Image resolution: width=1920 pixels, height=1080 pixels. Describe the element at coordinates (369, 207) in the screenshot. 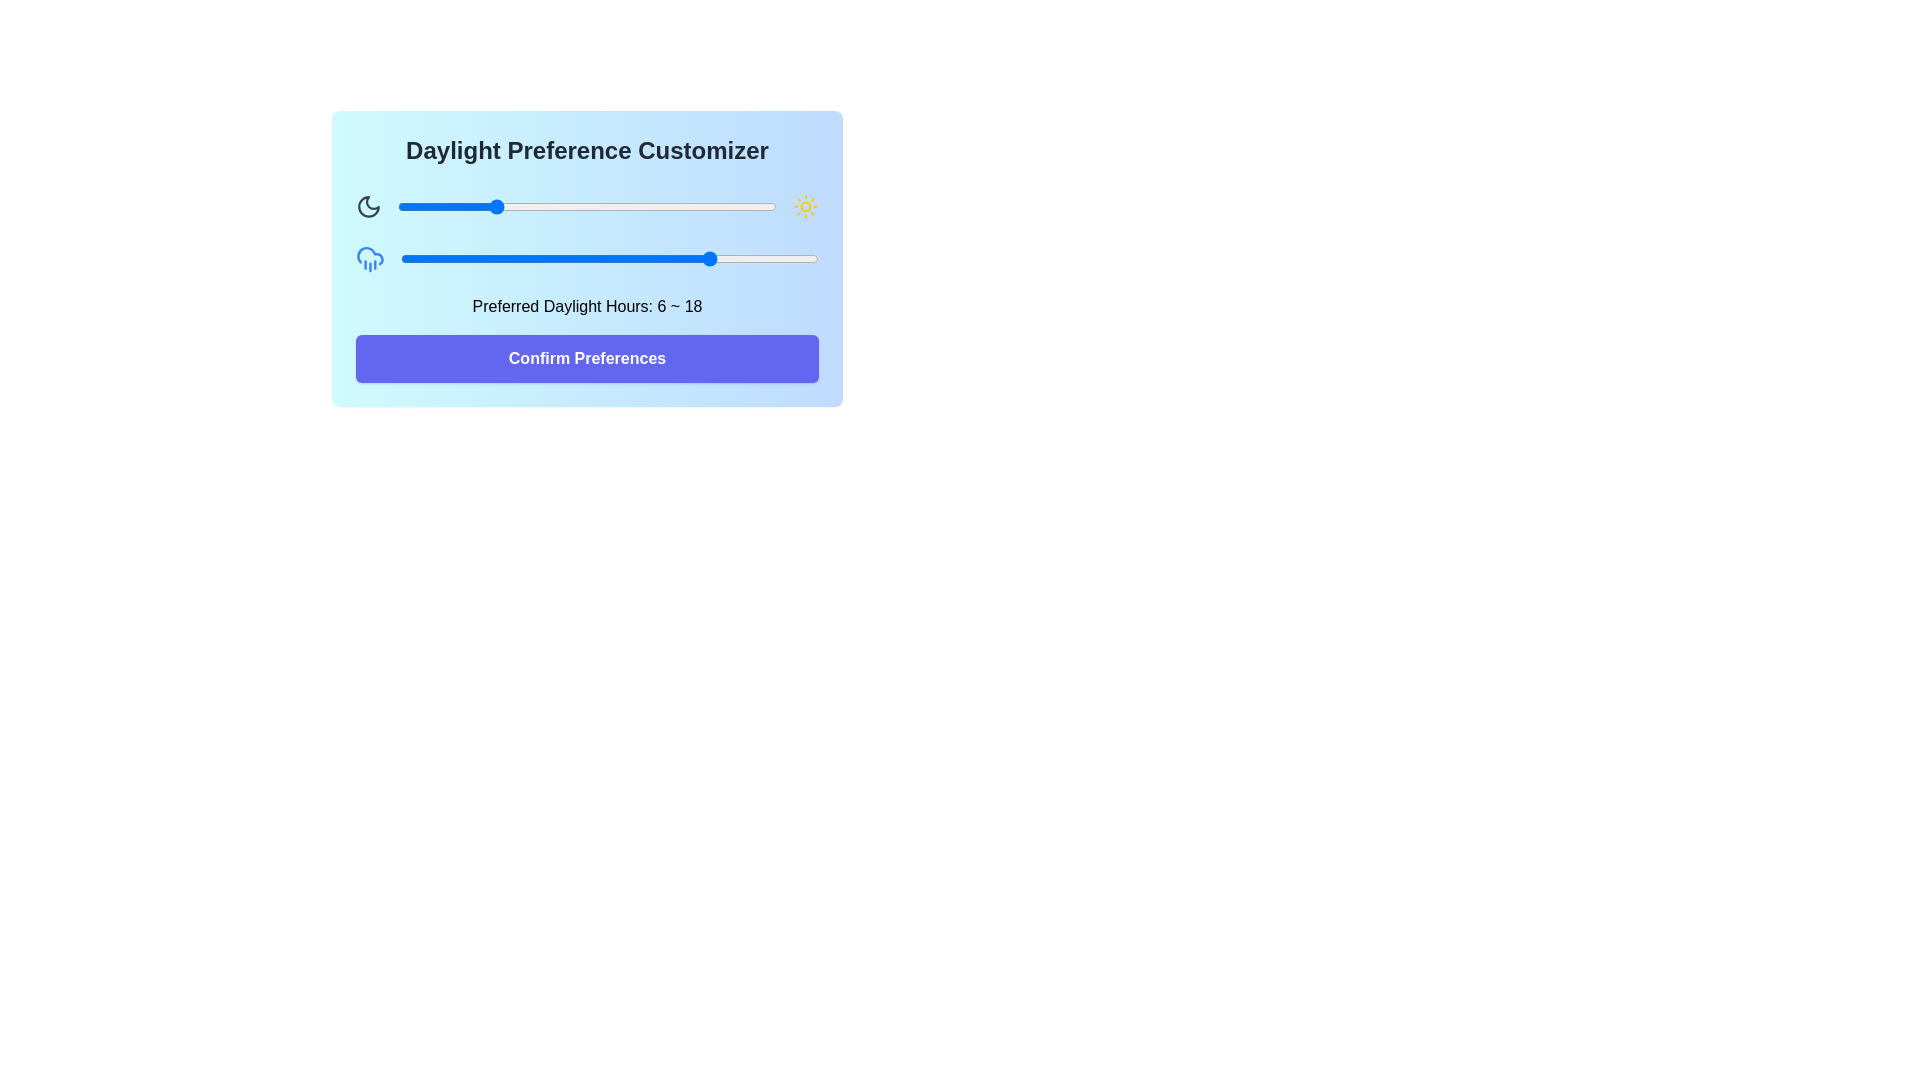

I see `the moon icon that signifies nighttime preferences located at the top-left area of the 'Daylight Preference Customizer' card` at that location.